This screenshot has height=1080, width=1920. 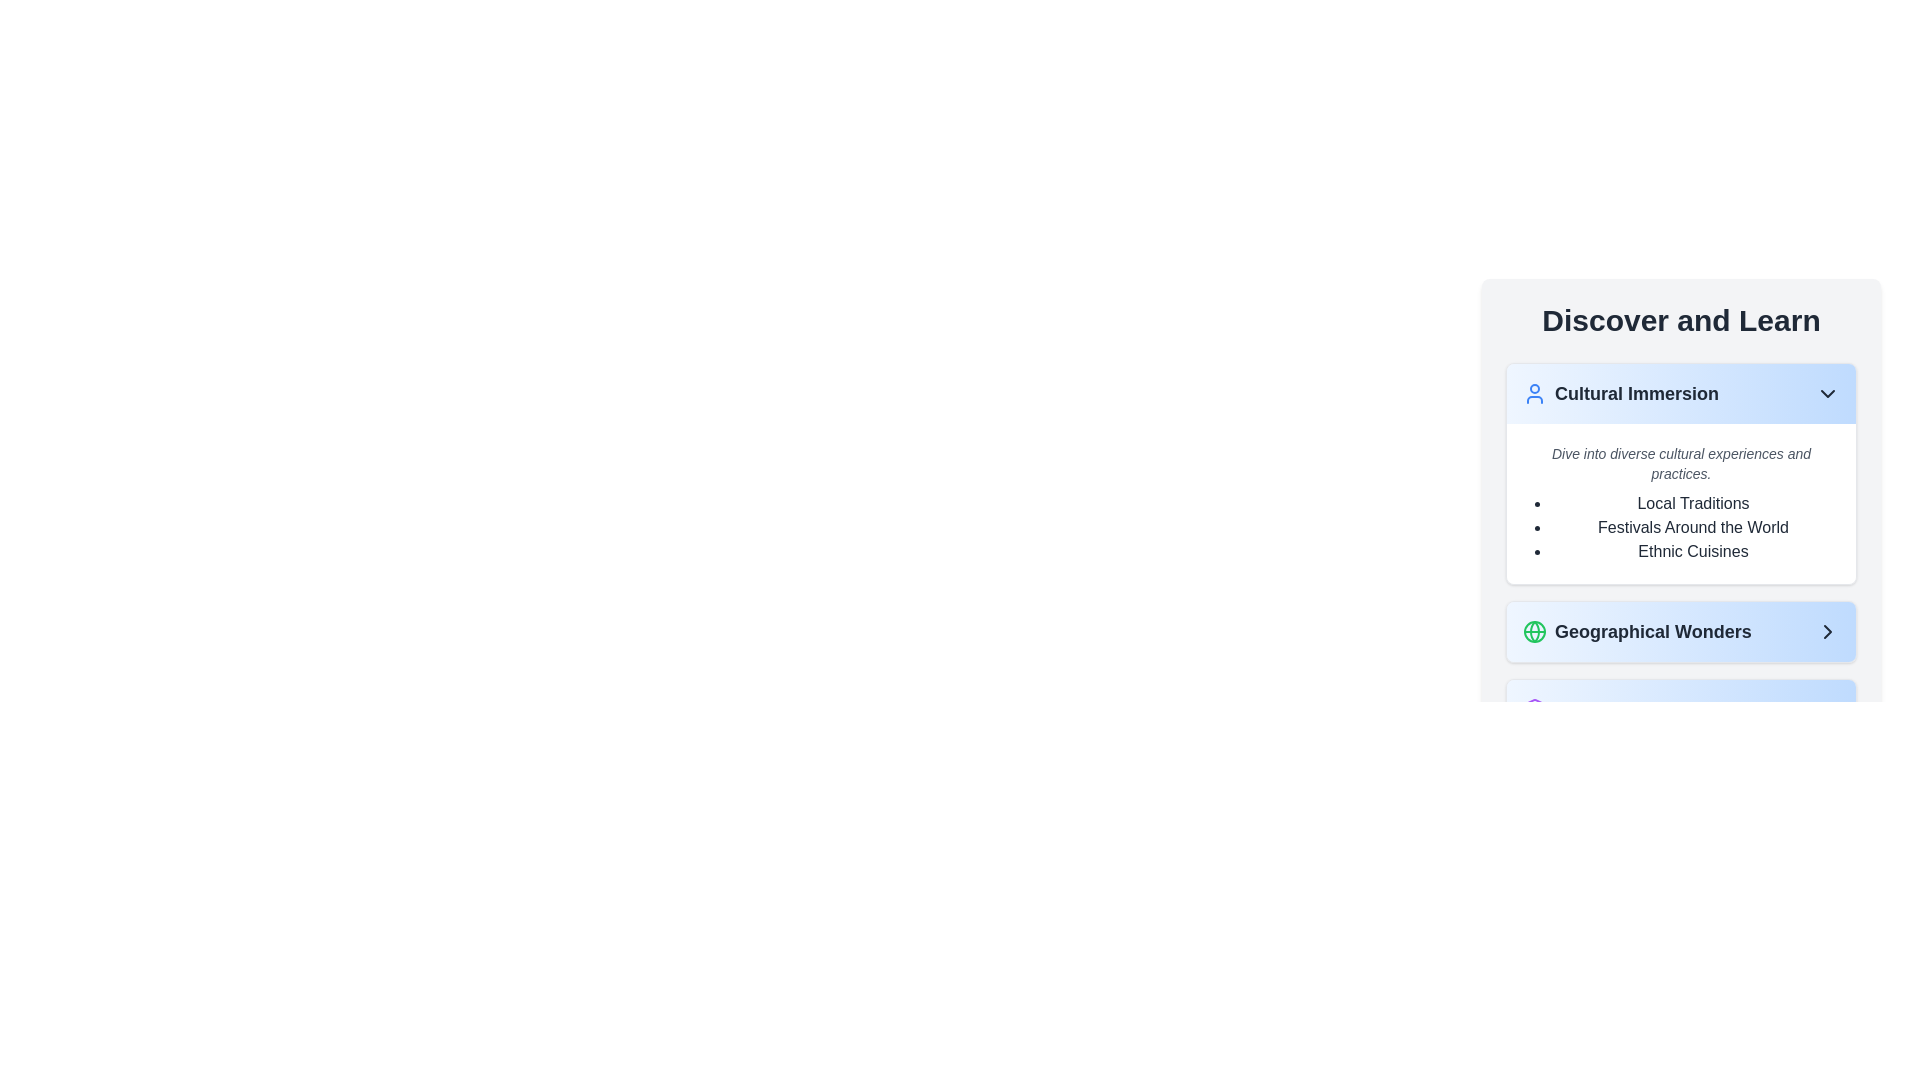 I want to click on the chevron icon located at the far right of the 'Historical Timelines' section to interact or navigate, so click(x=1828, y=708).